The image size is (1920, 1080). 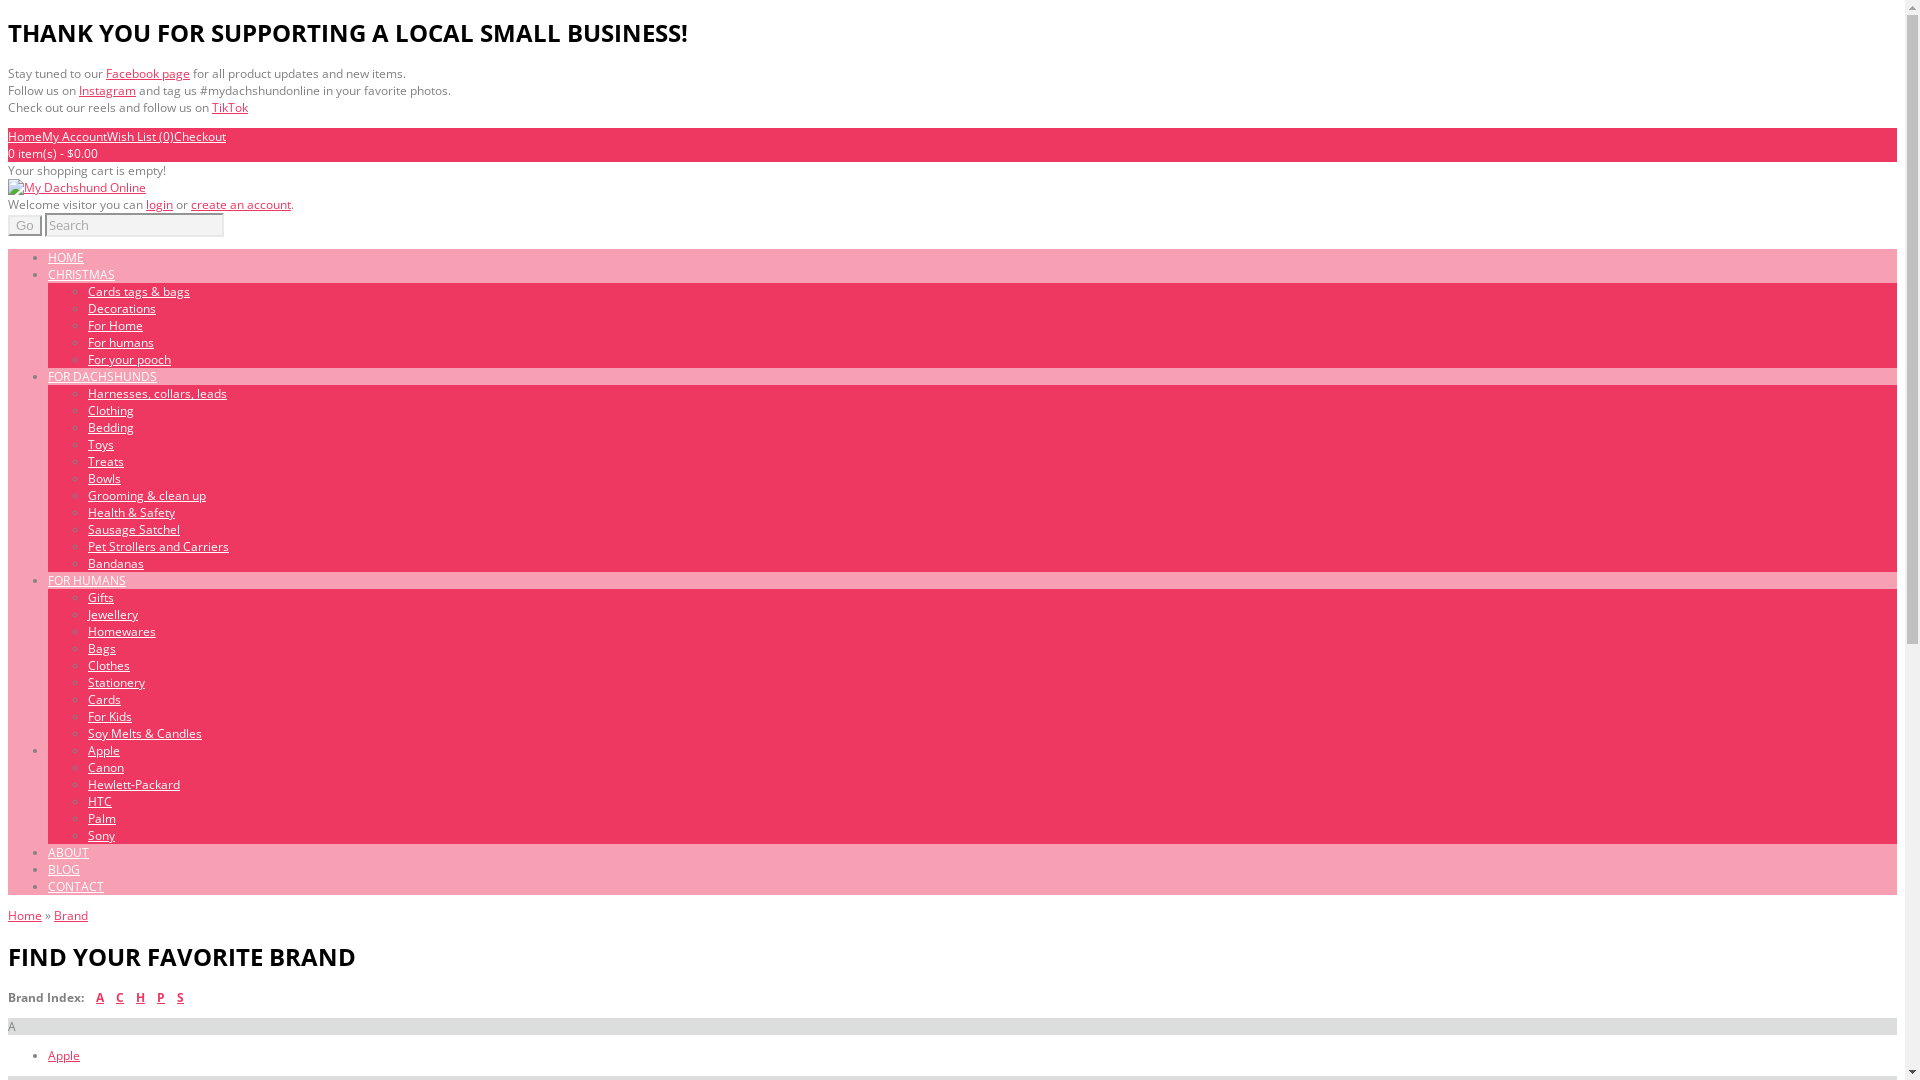 I want to click on 'Bedding', so click(x=109, y=426).